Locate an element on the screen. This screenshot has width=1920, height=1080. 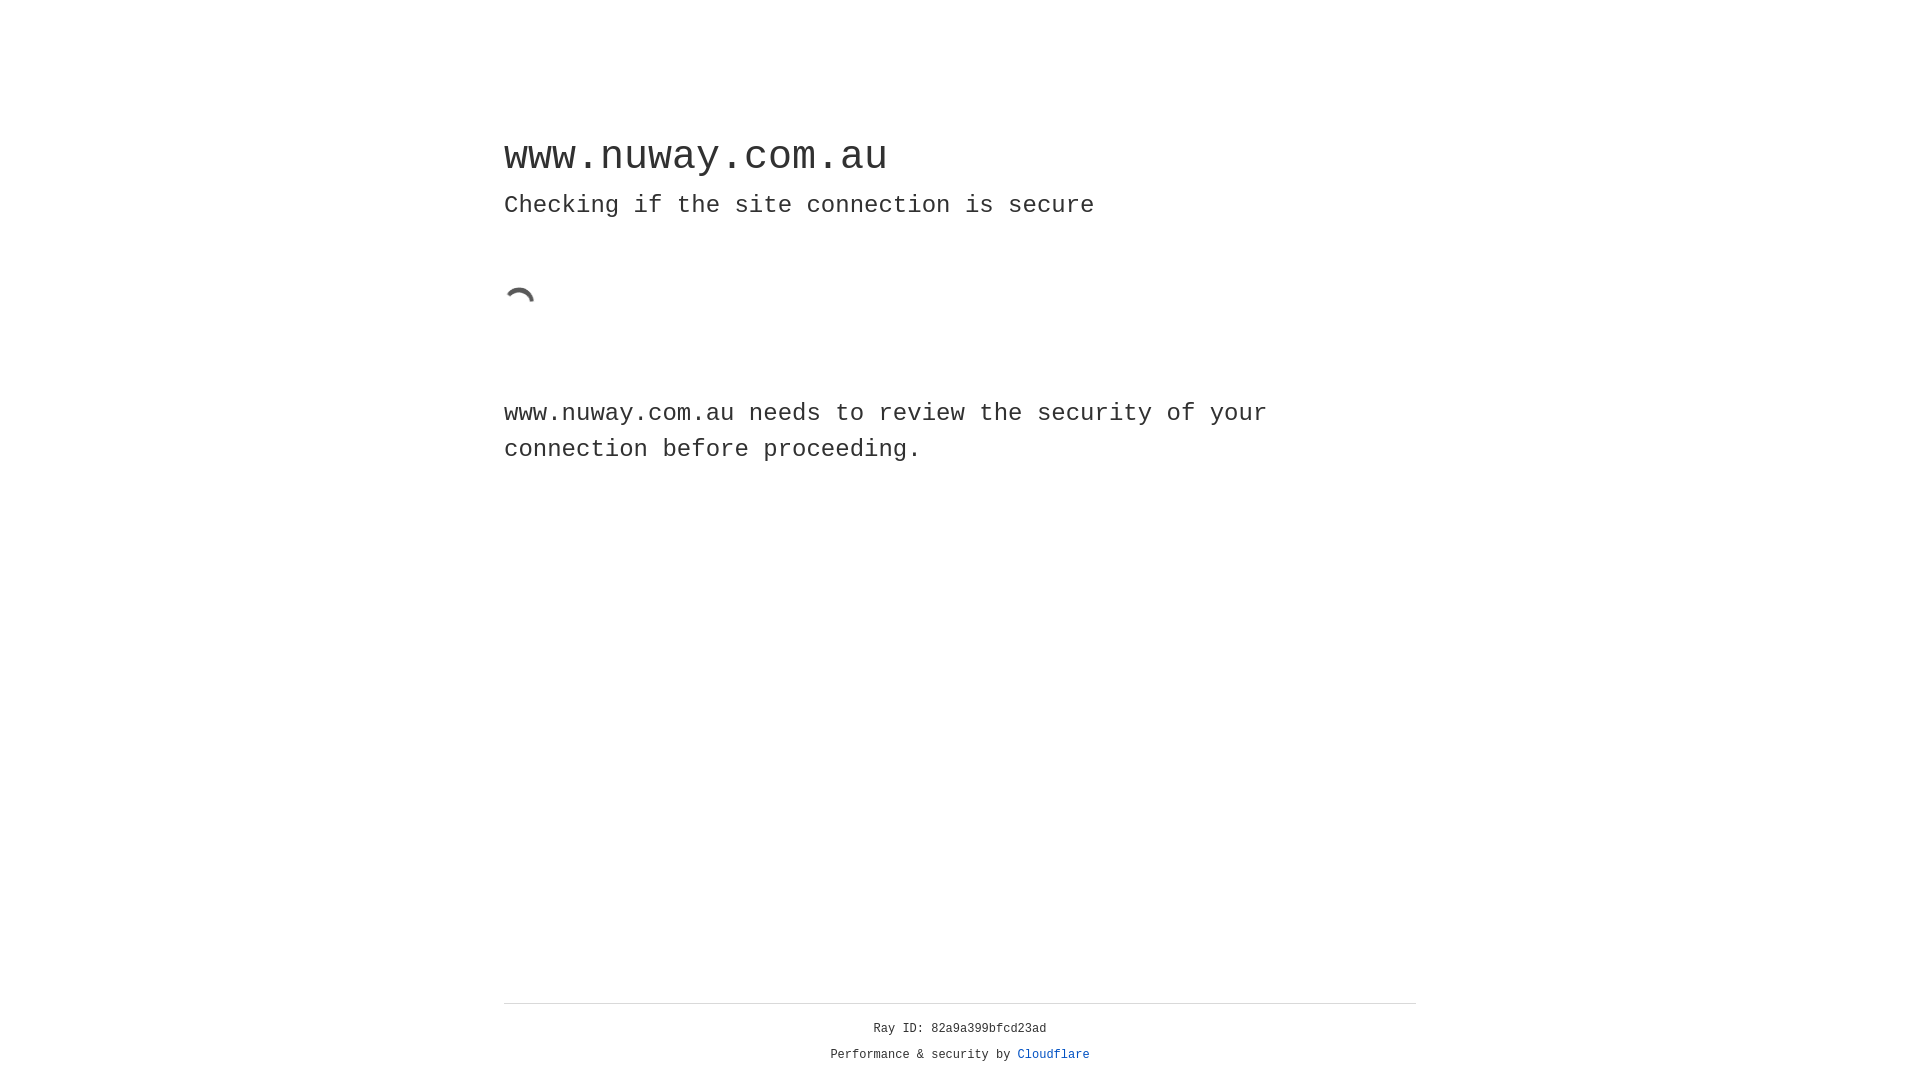
'Cloudflare' is located at coordinates (1053, 1054).